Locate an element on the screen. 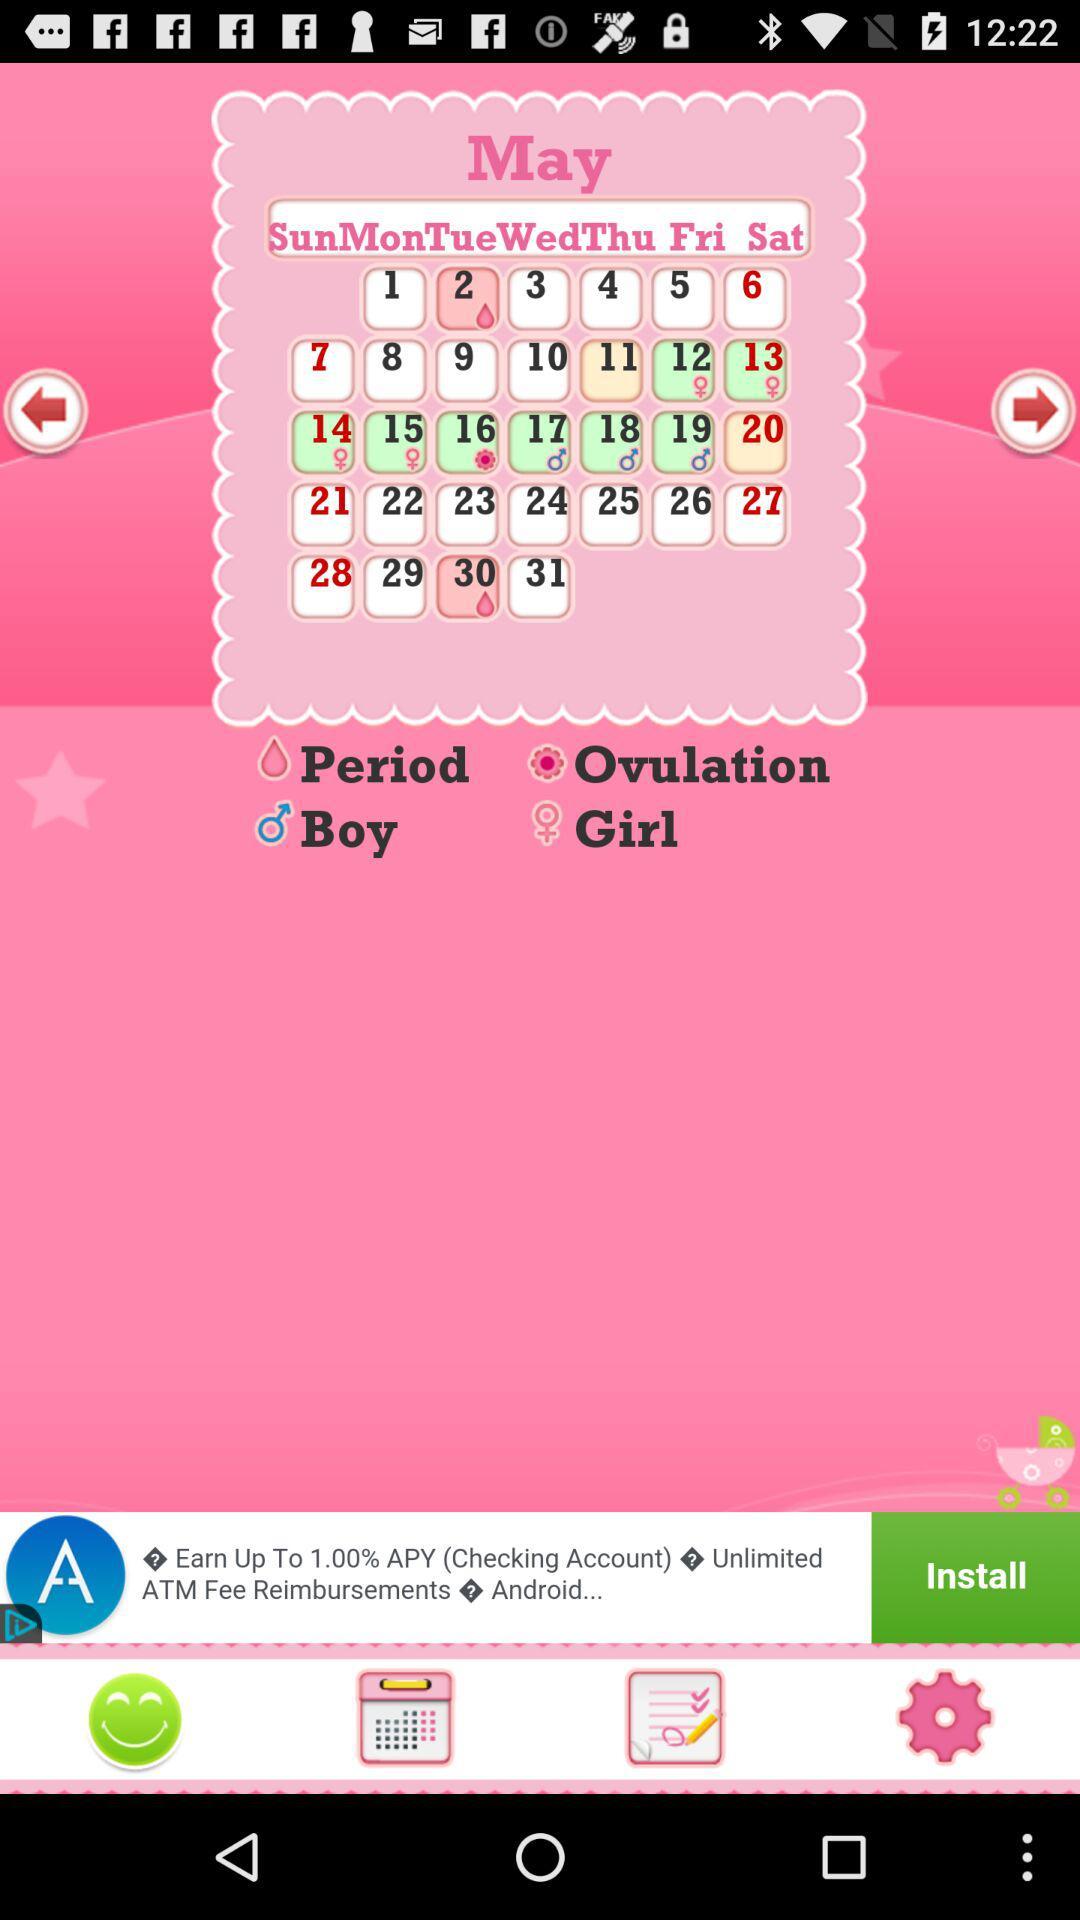 Image resolution: width=1080 pixels, height=1920 pixels. the arrow_forward icon is located at coordinates (1033, 438).